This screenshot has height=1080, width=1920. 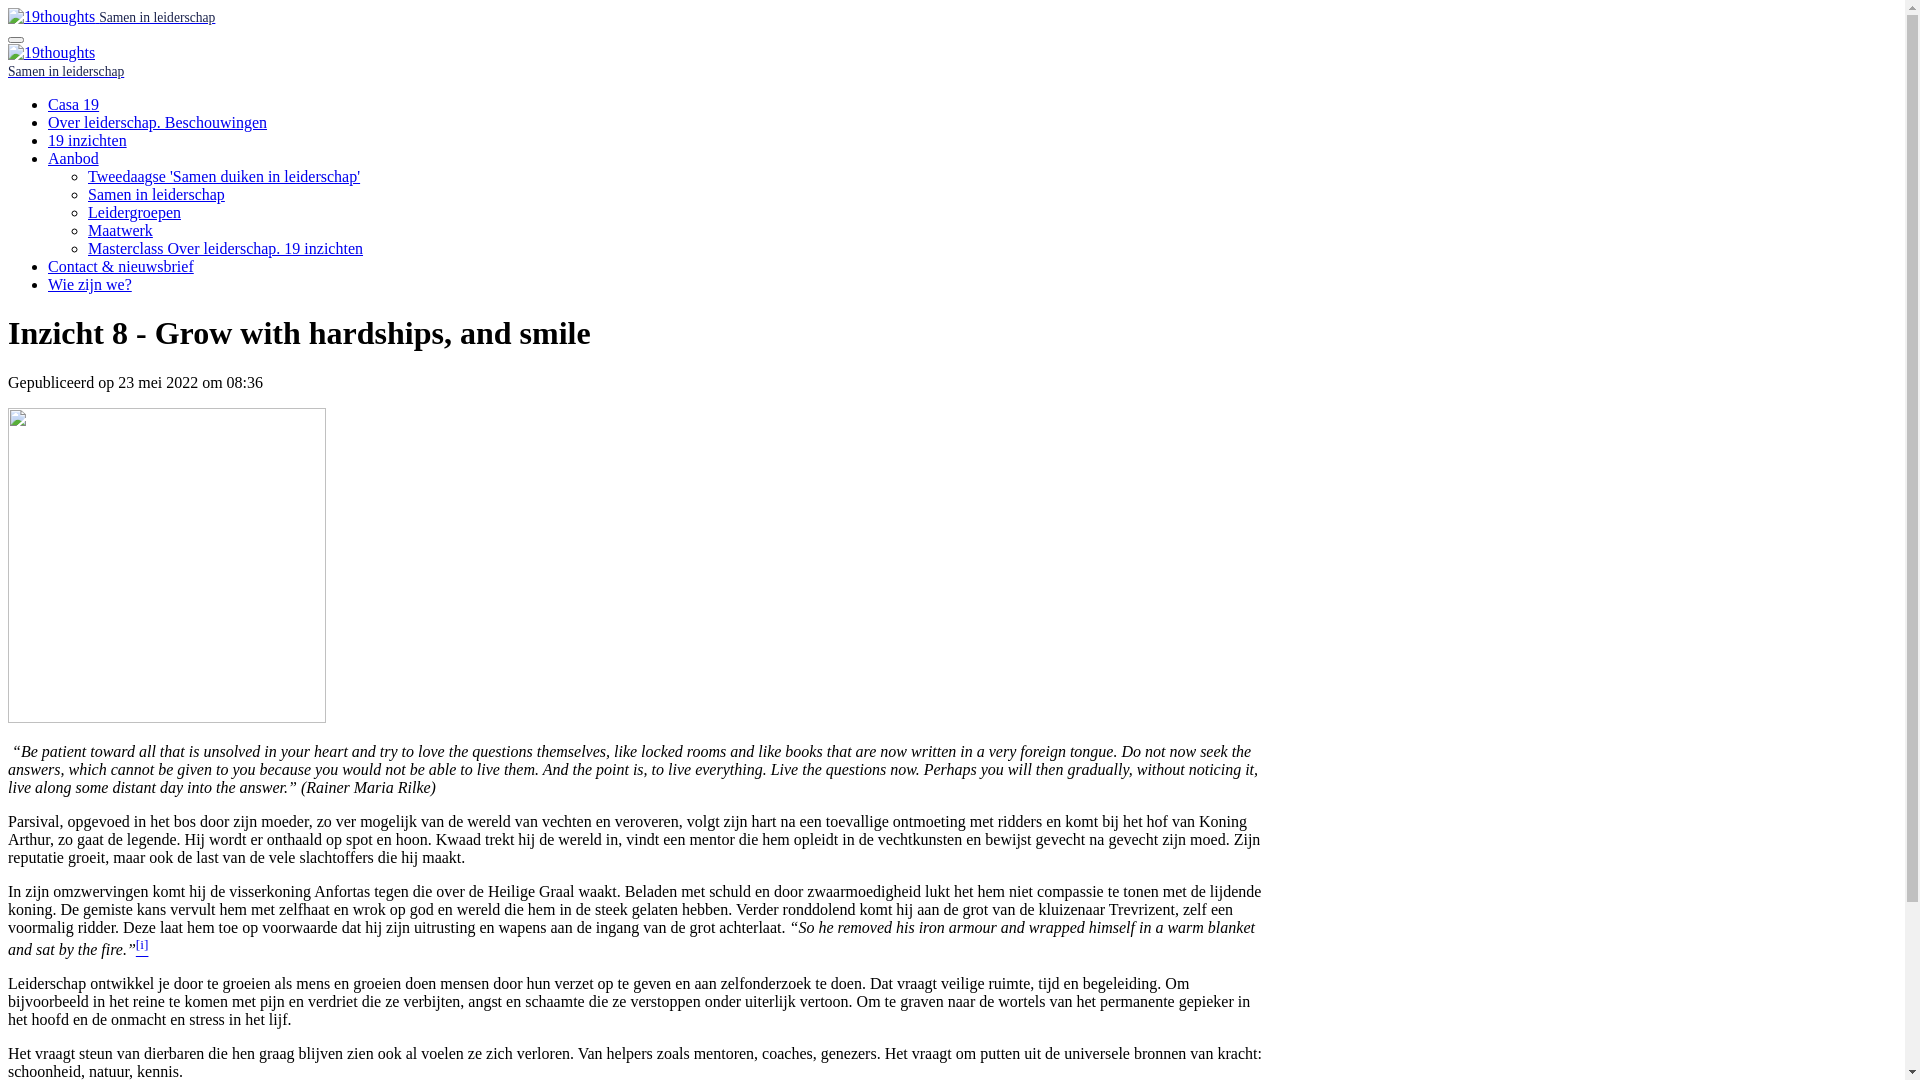 I want to click on 'Samen in leiderschap', so click(x=8, y=69).